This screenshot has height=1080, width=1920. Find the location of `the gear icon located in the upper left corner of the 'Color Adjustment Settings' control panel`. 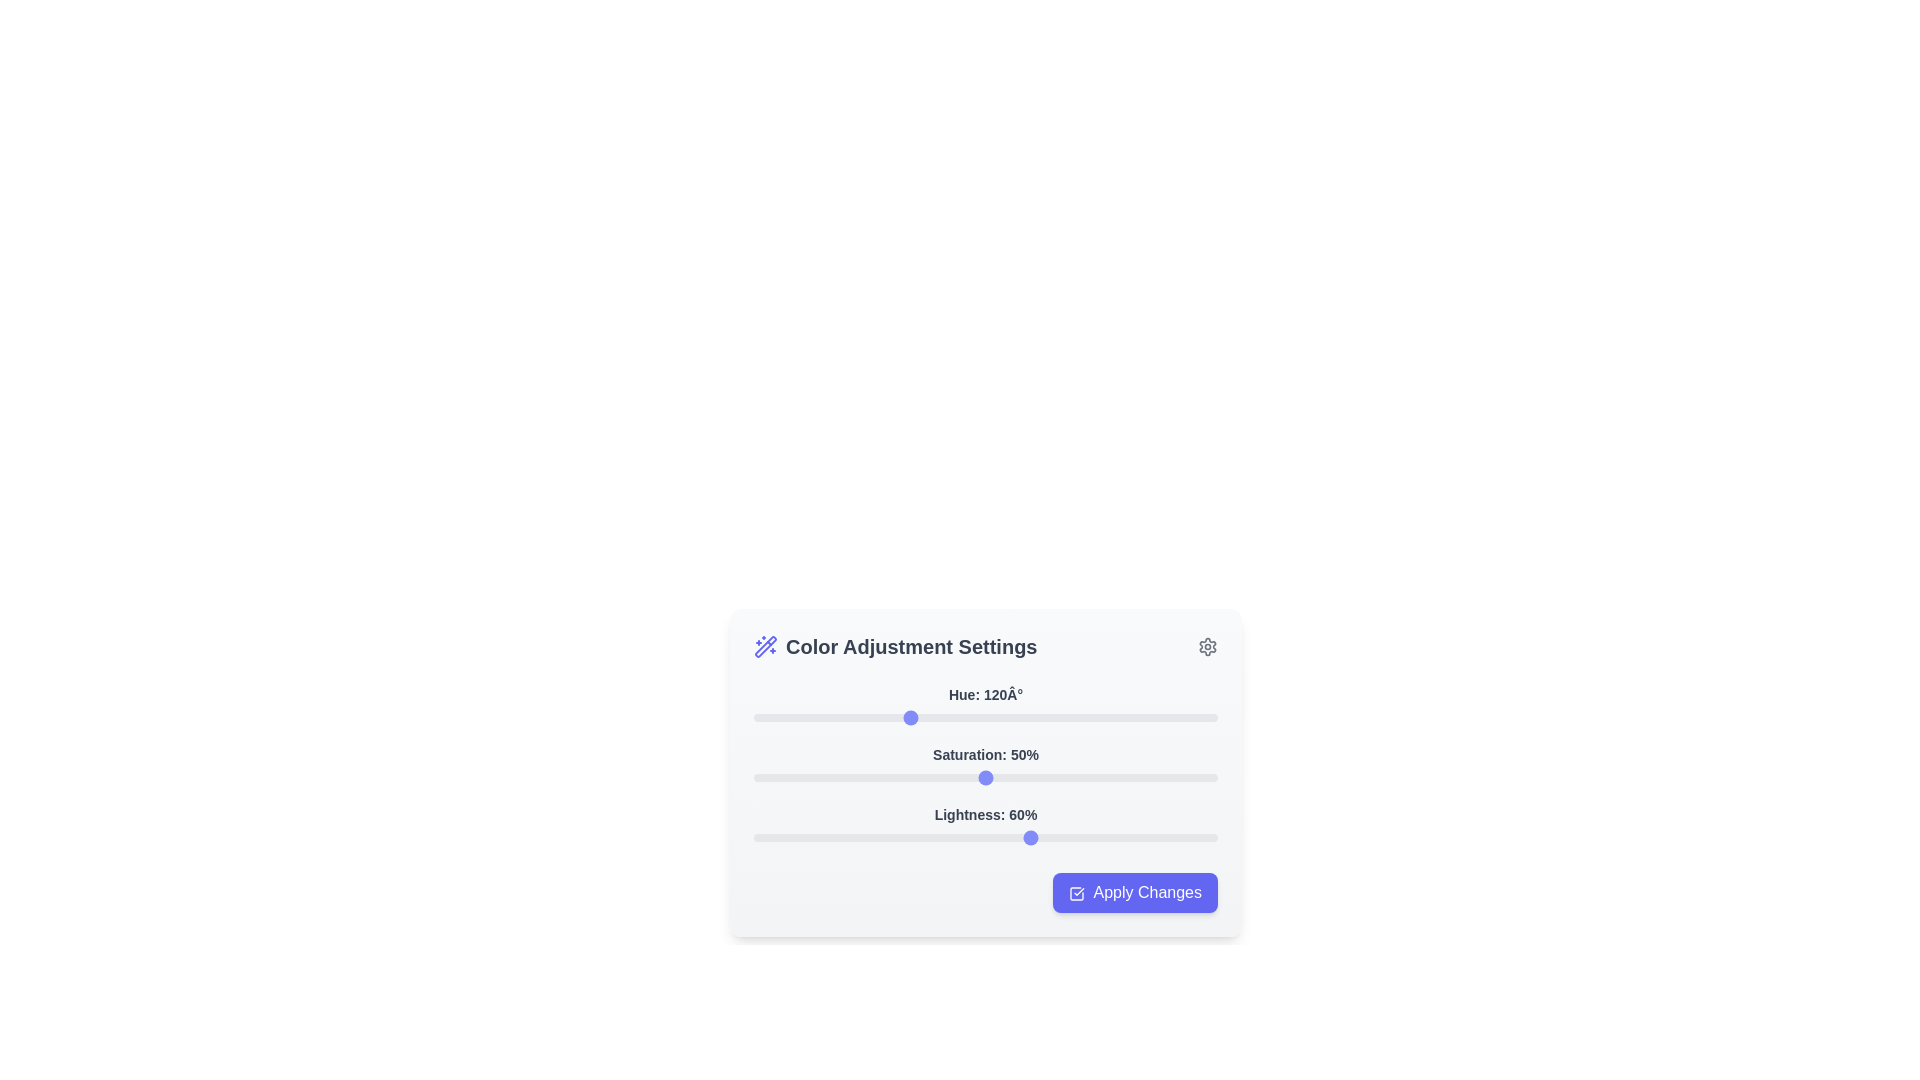

the gear icon located in the upper left corner of the 'Color Adjustment Settings' control panel is located at coordinates (1207, 647).